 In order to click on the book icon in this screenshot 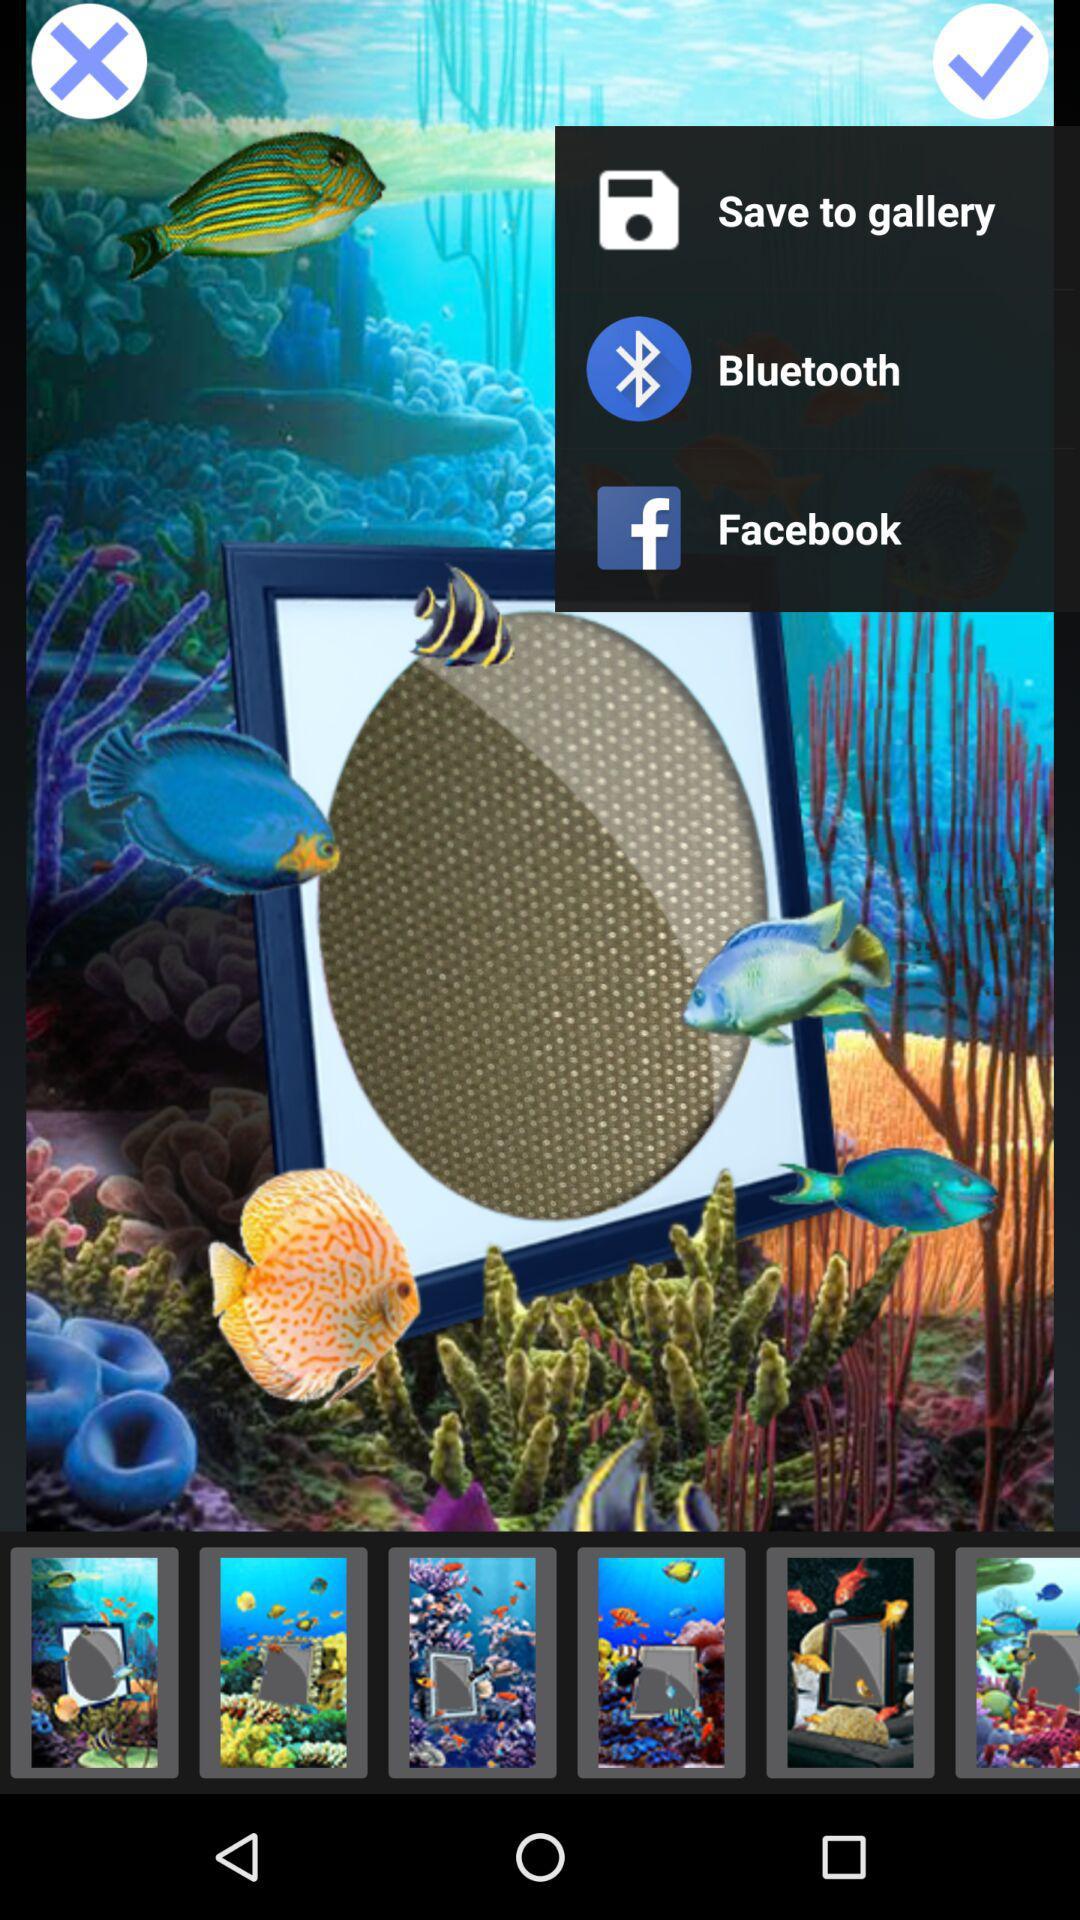, I will do `click(283, 1779)`.